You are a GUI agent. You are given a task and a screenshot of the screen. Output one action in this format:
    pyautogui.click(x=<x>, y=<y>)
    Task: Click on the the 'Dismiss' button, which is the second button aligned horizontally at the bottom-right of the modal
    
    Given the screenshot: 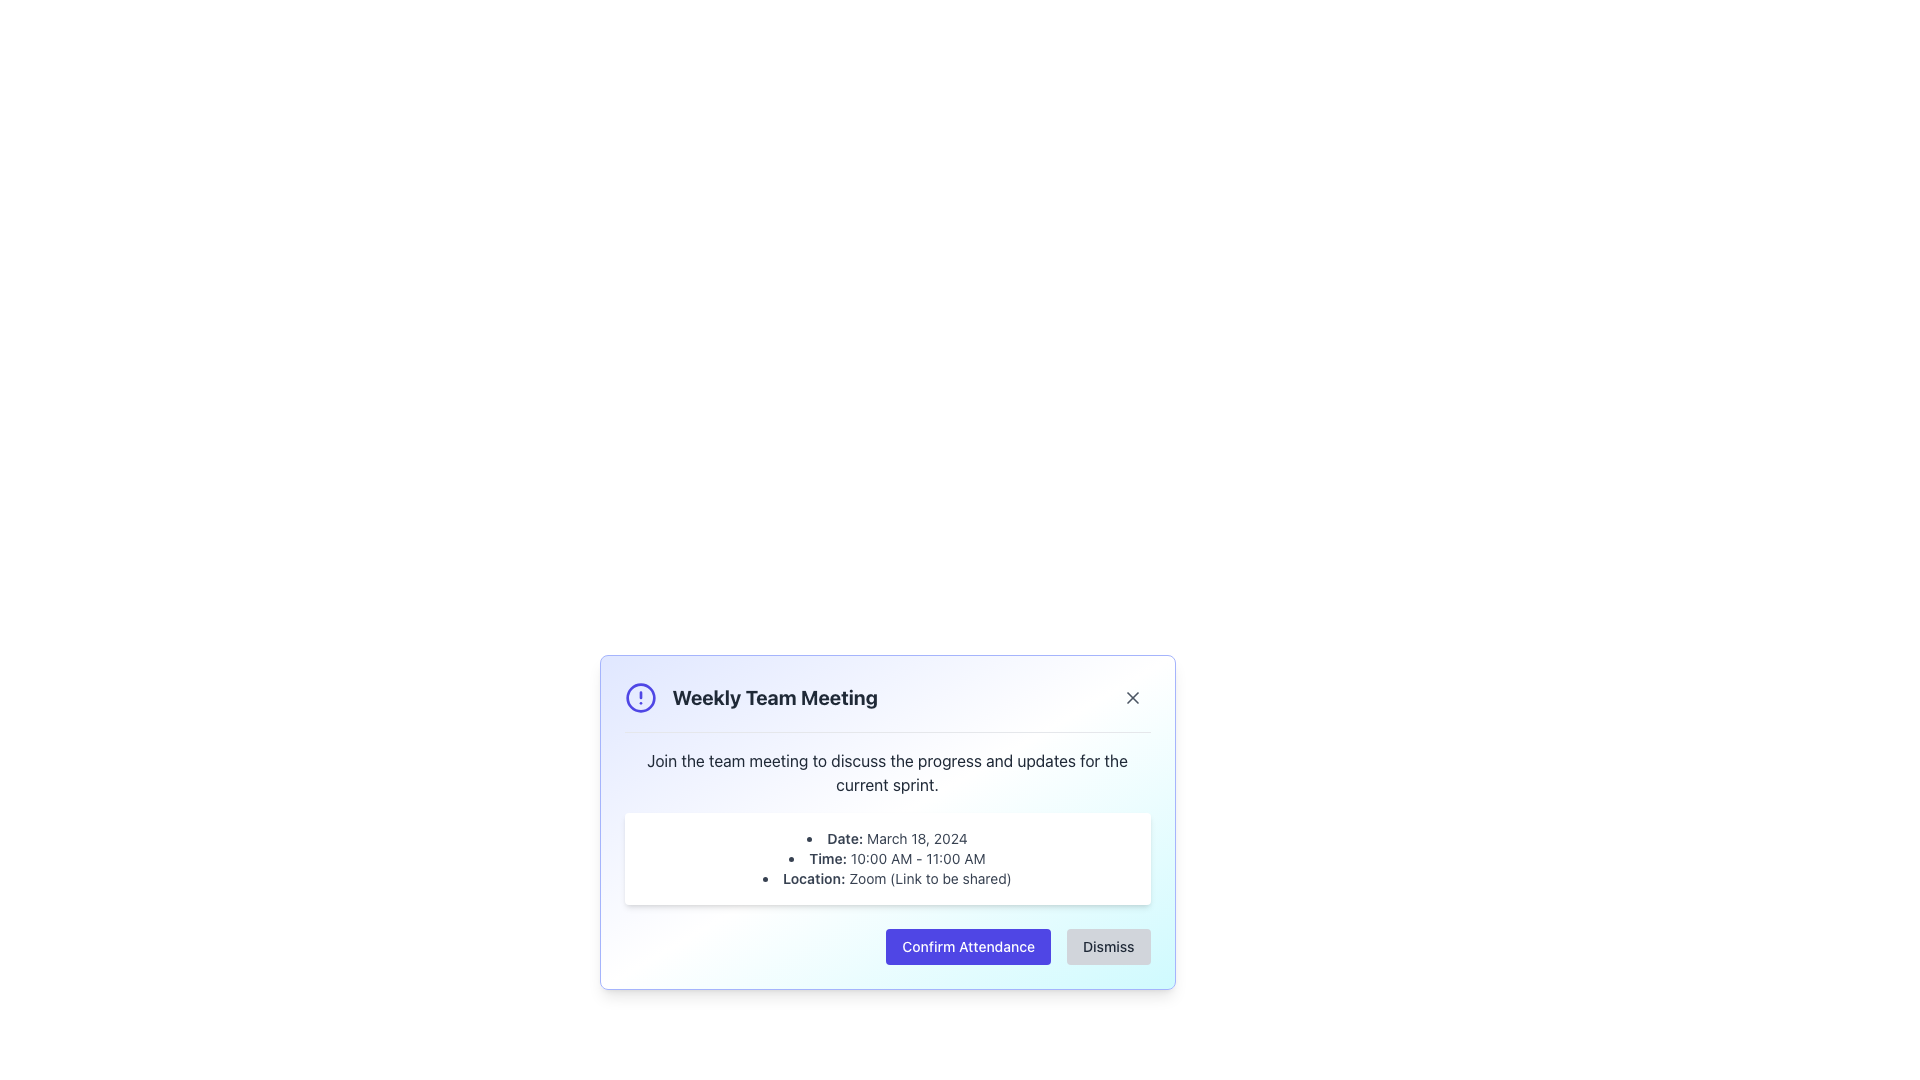 What is the action you would take?
    pyautogui.click(x=1107, y=946)
    